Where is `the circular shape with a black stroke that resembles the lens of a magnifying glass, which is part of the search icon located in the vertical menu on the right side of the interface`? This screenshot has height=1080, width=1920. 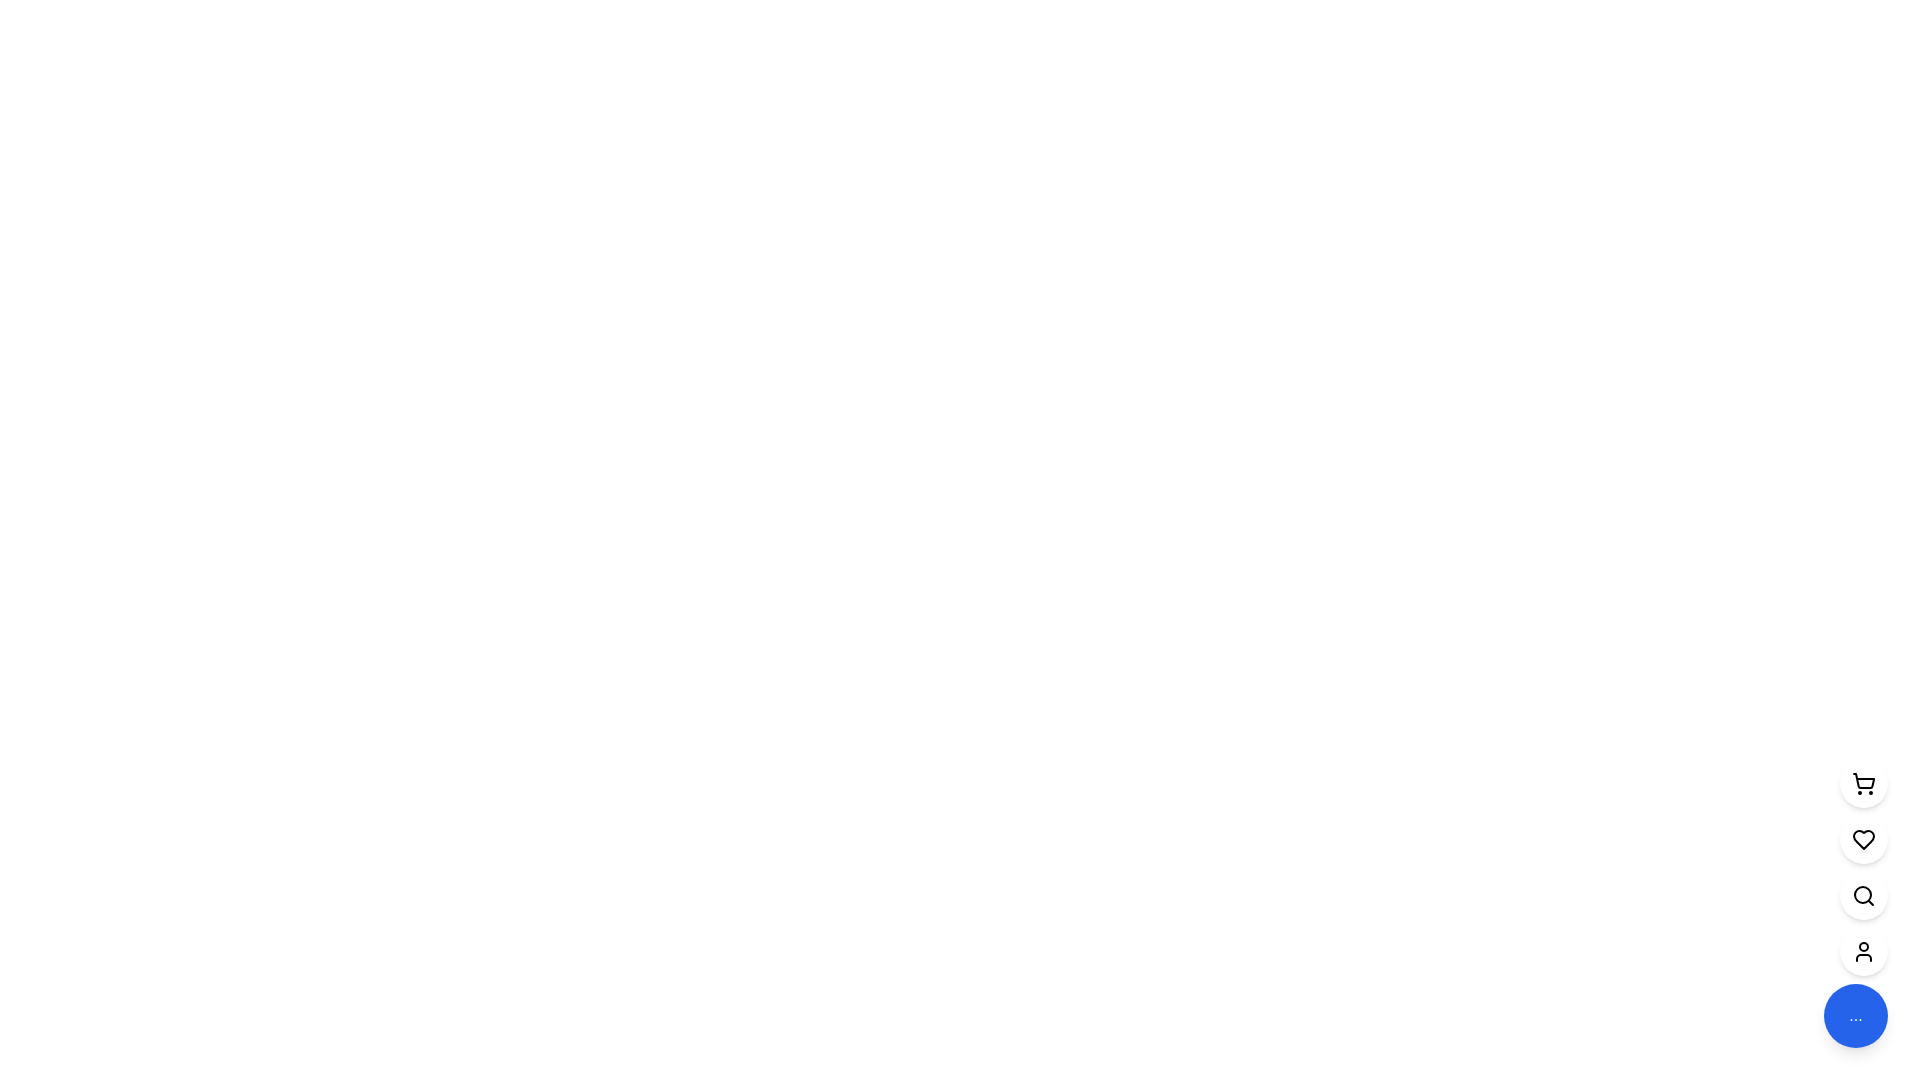 the circular shape with a black stroke that resembles the lens of a magnifying glass, which is part of the search icon located in the vertical menu on the right side of the interface is located at coordinates (1861, 893).